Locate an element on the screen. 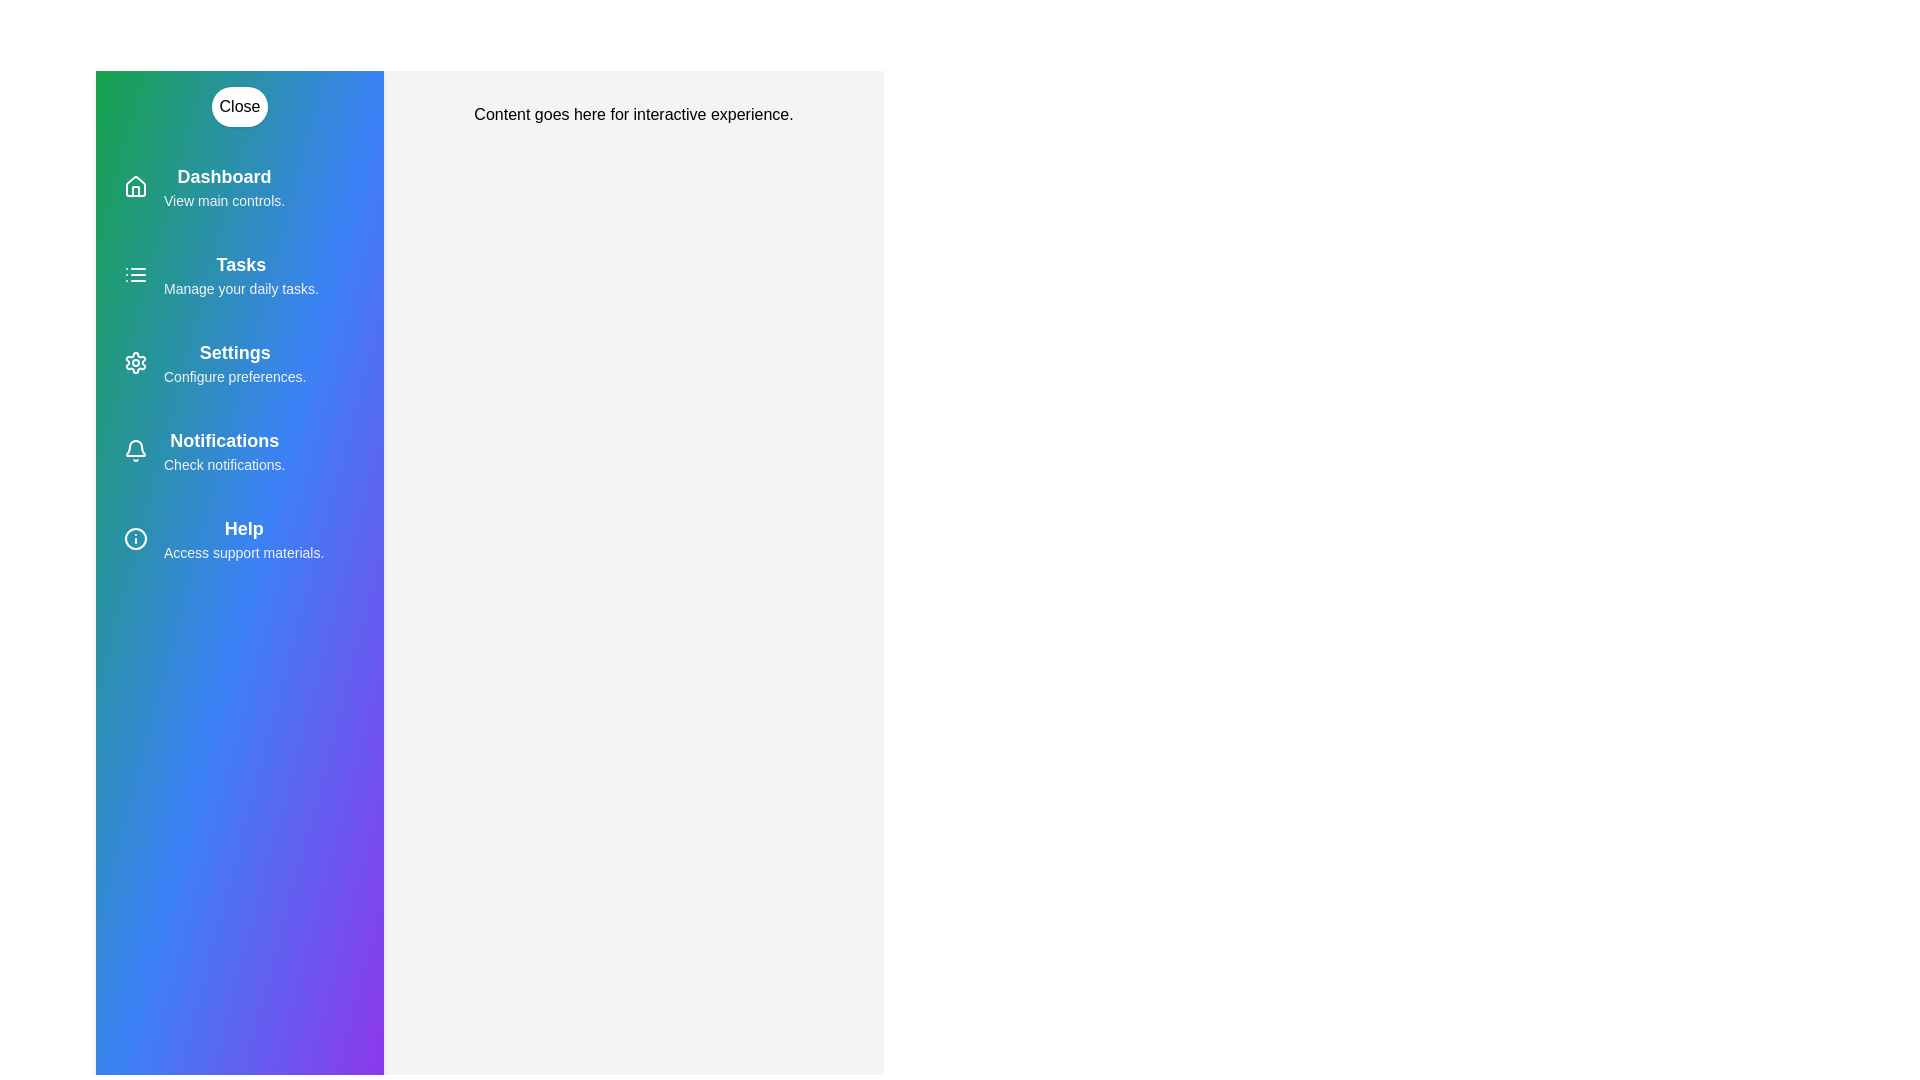  the menu item labeled Tasks to navigate is located at coordinates (240, 274).